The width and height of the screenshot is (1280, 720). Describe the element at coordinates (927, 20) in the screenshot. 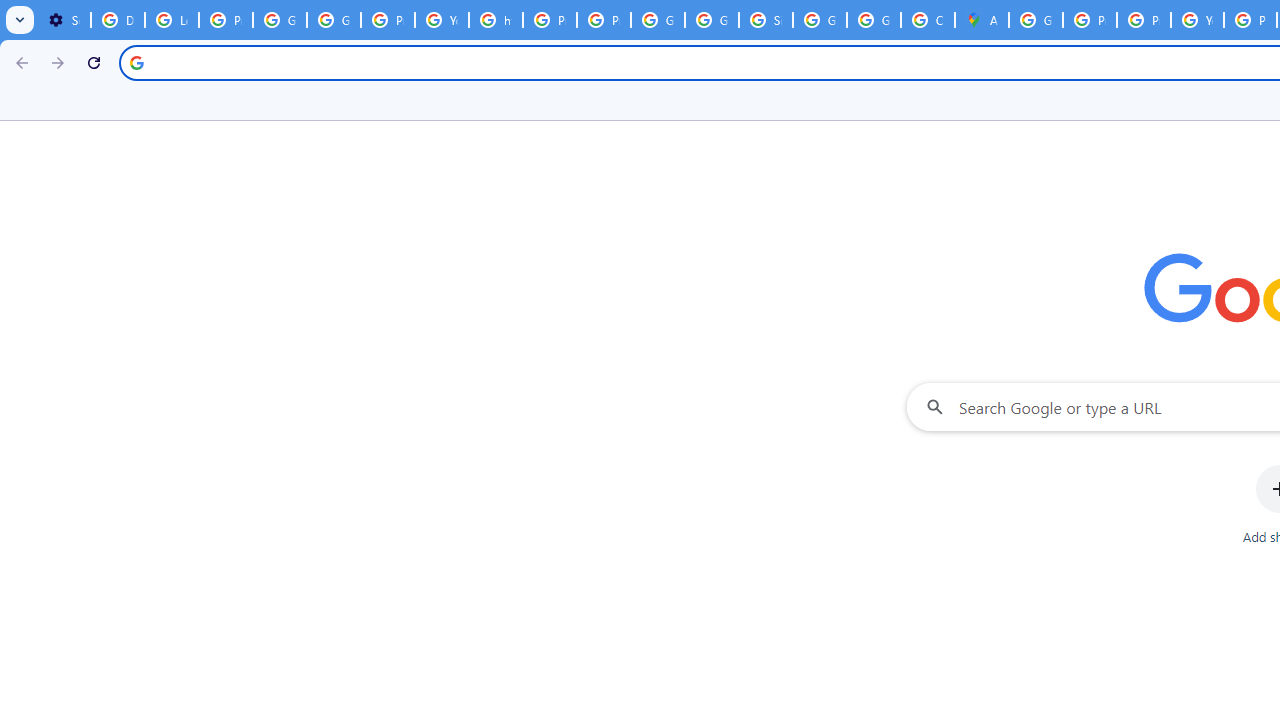

I see `'Create your Google Account'` at that location.